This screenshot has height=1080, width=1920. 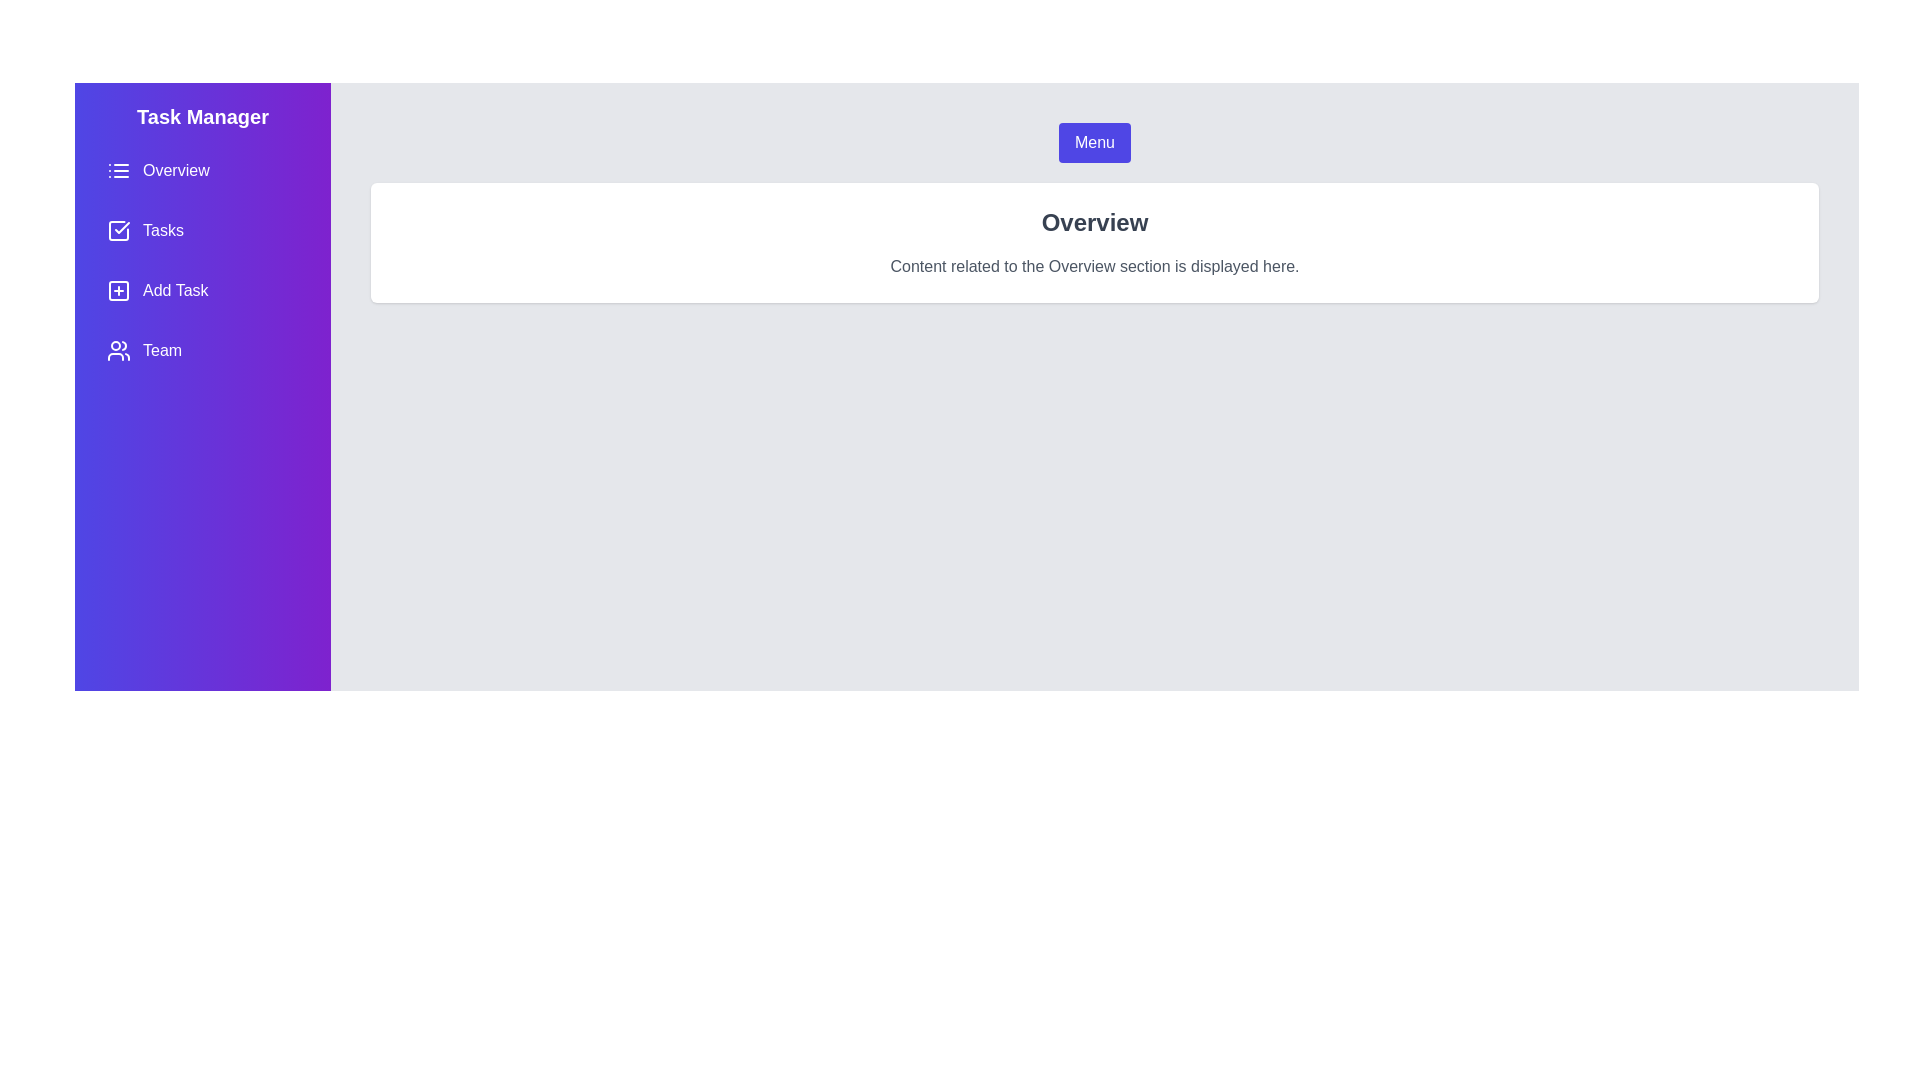 I want to click on the sidebar entry labeled Overview to navigate to that section, so click(x=202, y=169).